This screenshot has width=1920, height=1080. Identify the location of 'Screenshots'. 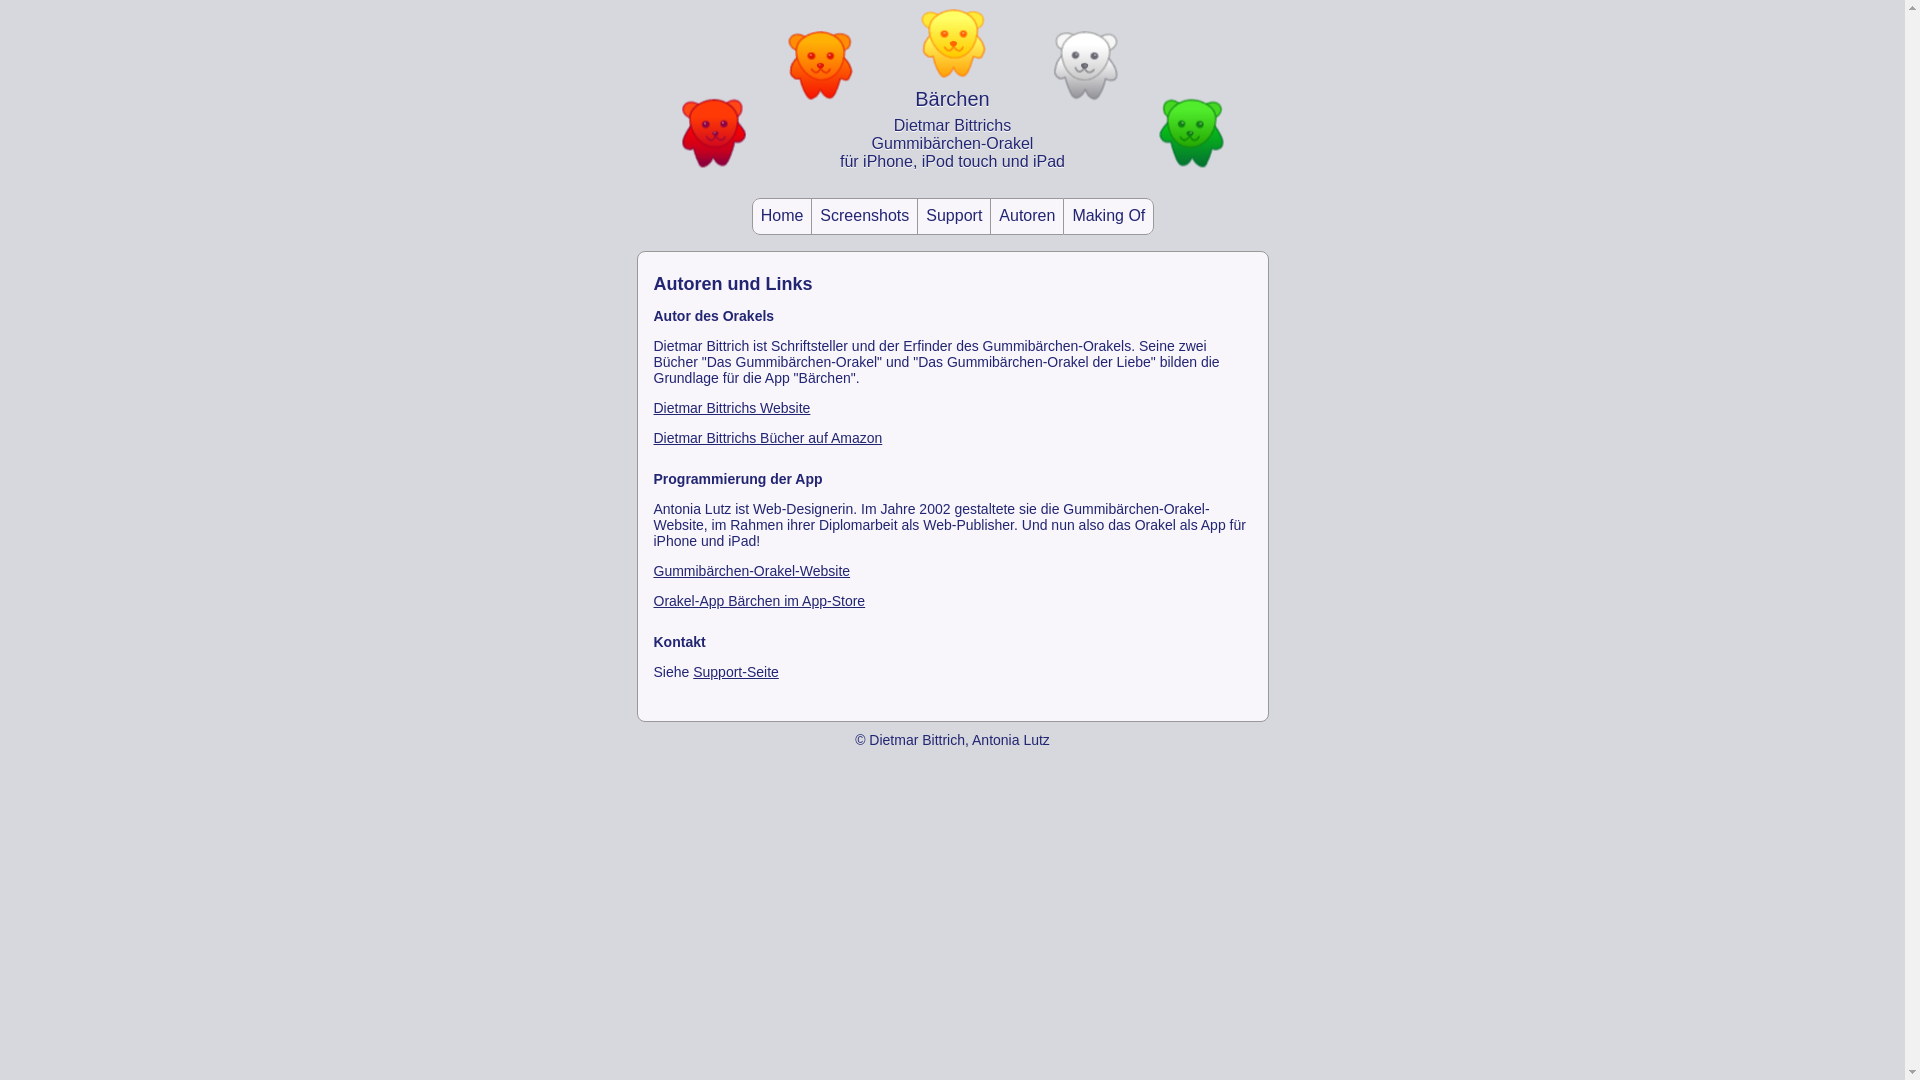
(864, 216).